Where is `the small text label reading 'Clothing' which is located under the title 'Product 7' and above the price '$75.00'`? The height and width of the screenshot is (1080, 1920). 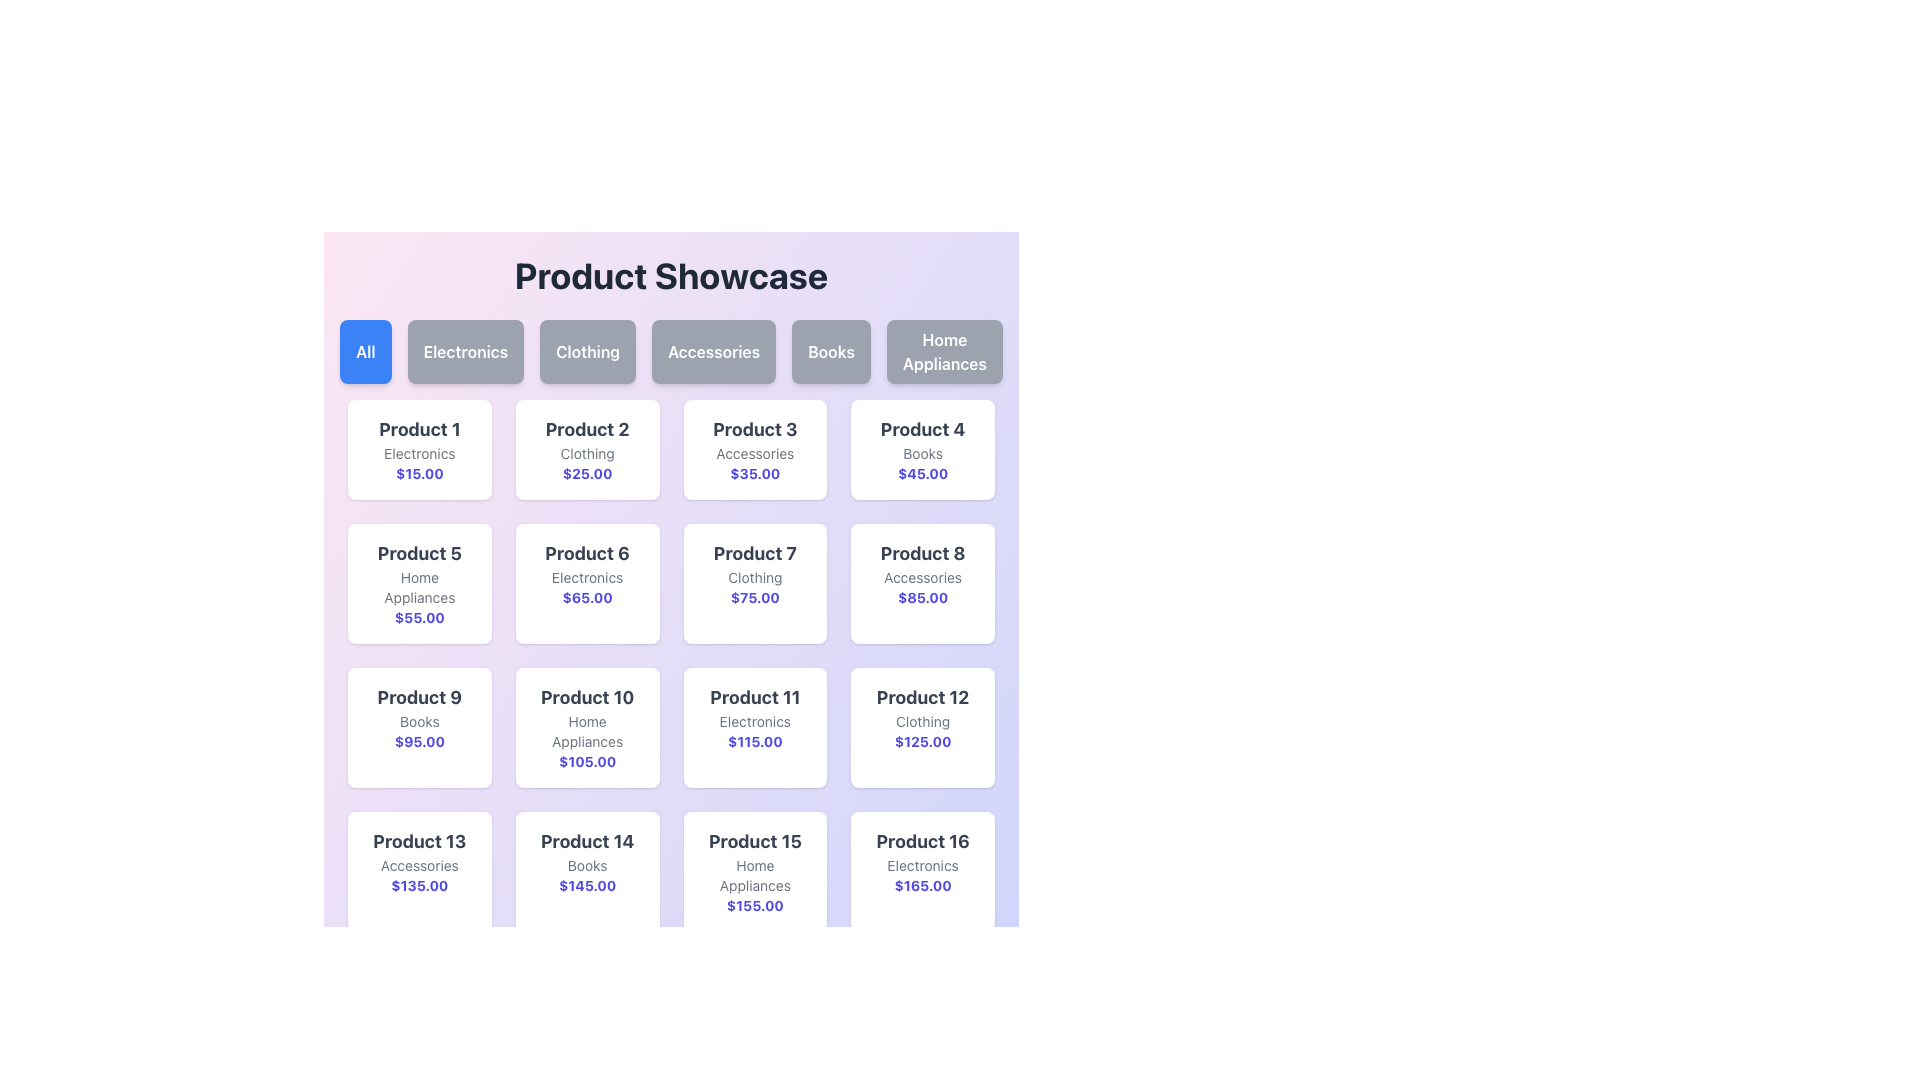
the small text label reading 'Clothing' which is located under the title 'Product 7' and above the price '$75.00' is located at coordinates (754, 578).